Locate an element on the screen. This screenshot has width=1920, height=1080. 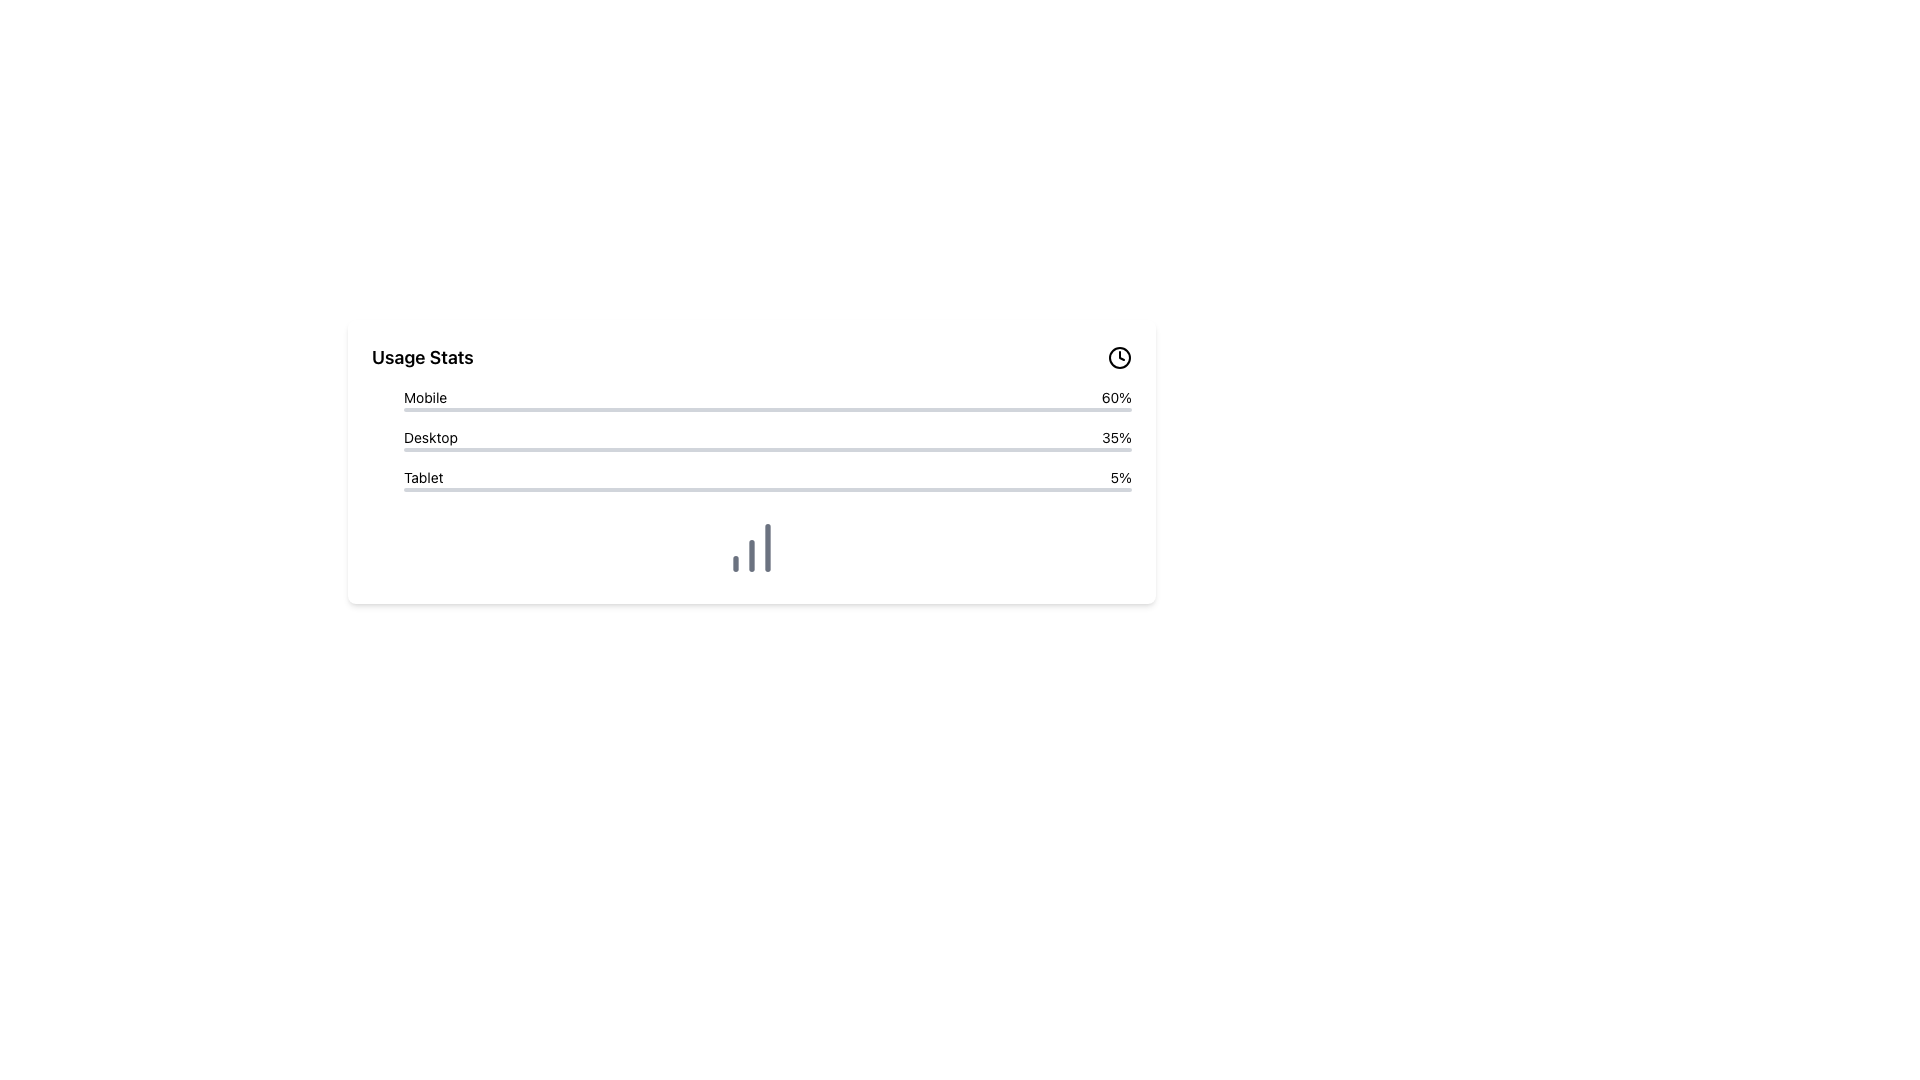
the Information Display Row with Progress Bar, which is the third entry in a vertical list, conveying tablet usage statistics is located at coordinates (751, 479).